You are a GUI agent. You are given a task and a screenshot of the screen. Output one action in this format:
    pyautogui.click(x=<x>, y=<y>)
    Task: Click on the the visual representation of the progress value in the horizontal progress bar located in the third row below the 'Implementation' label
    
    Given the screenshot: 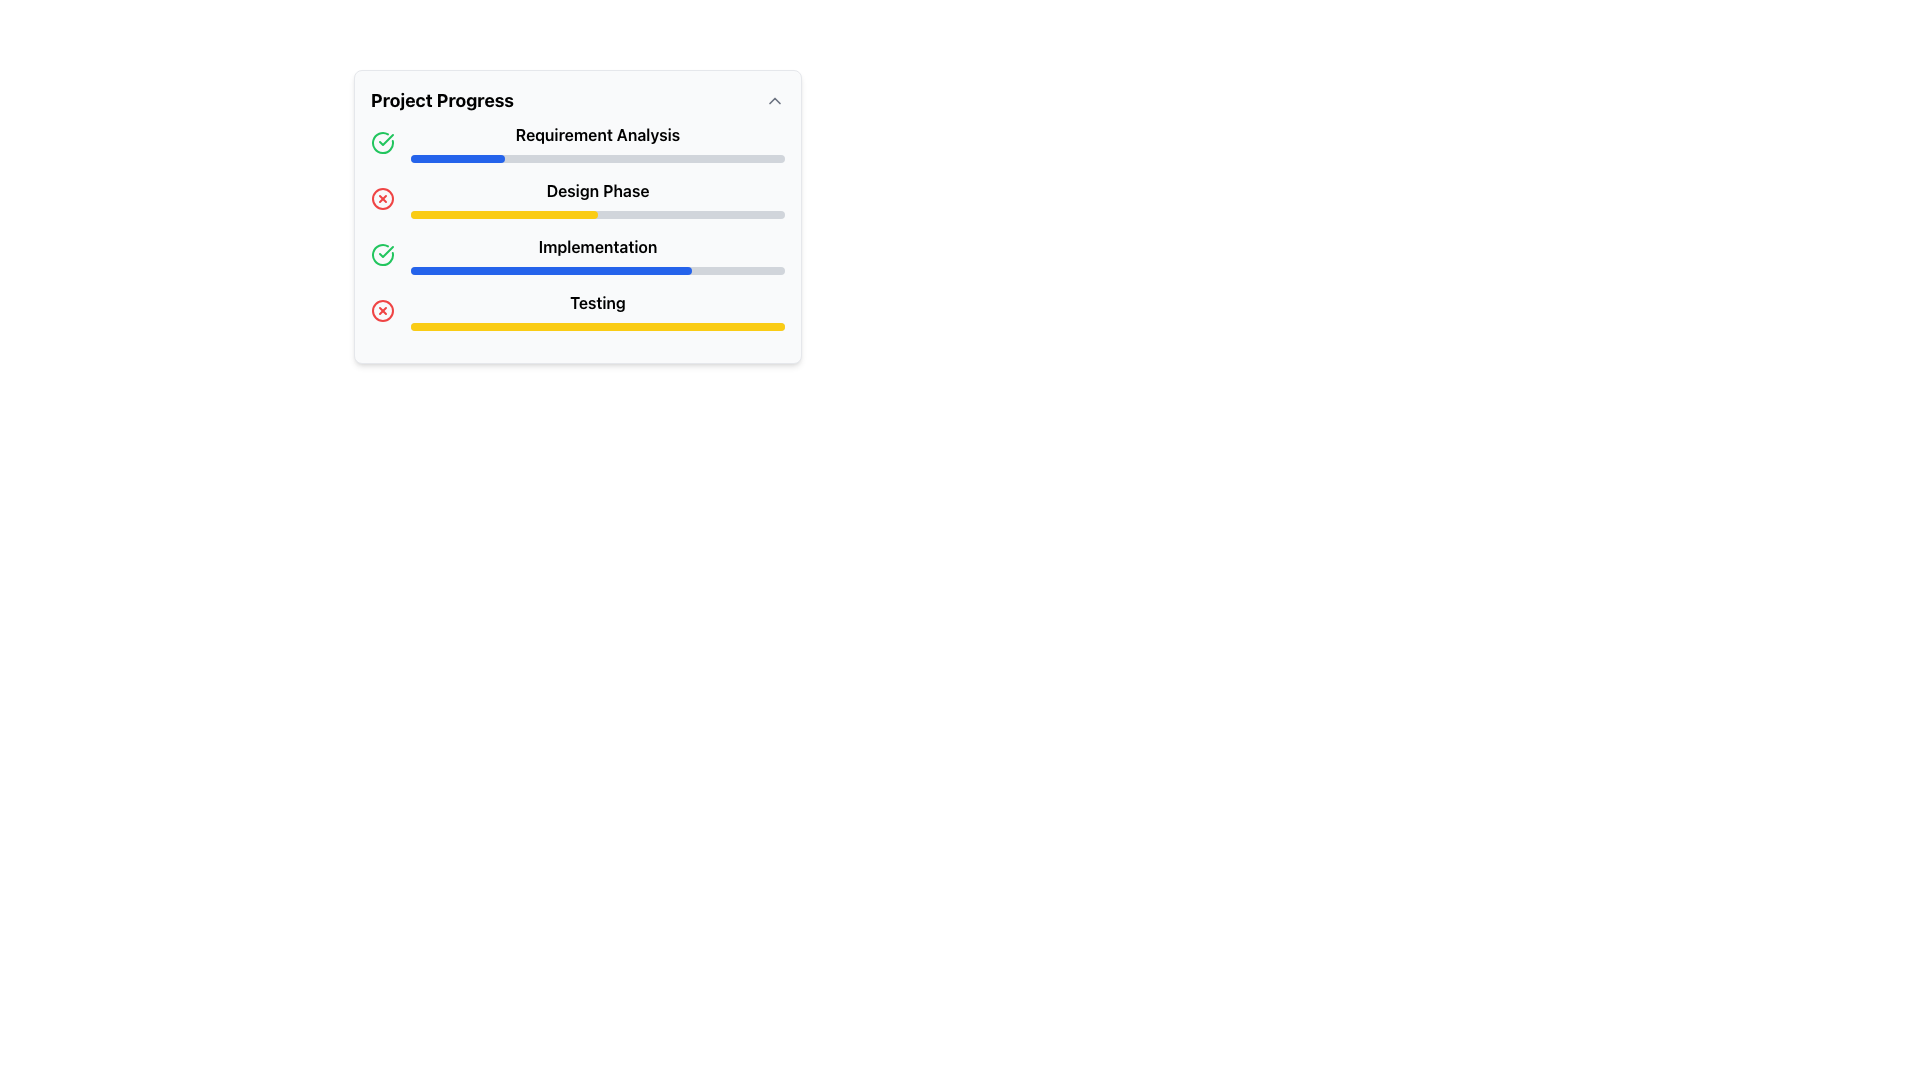 What is the action you would take?
    pyautogui.click(x=597, y=270)
    